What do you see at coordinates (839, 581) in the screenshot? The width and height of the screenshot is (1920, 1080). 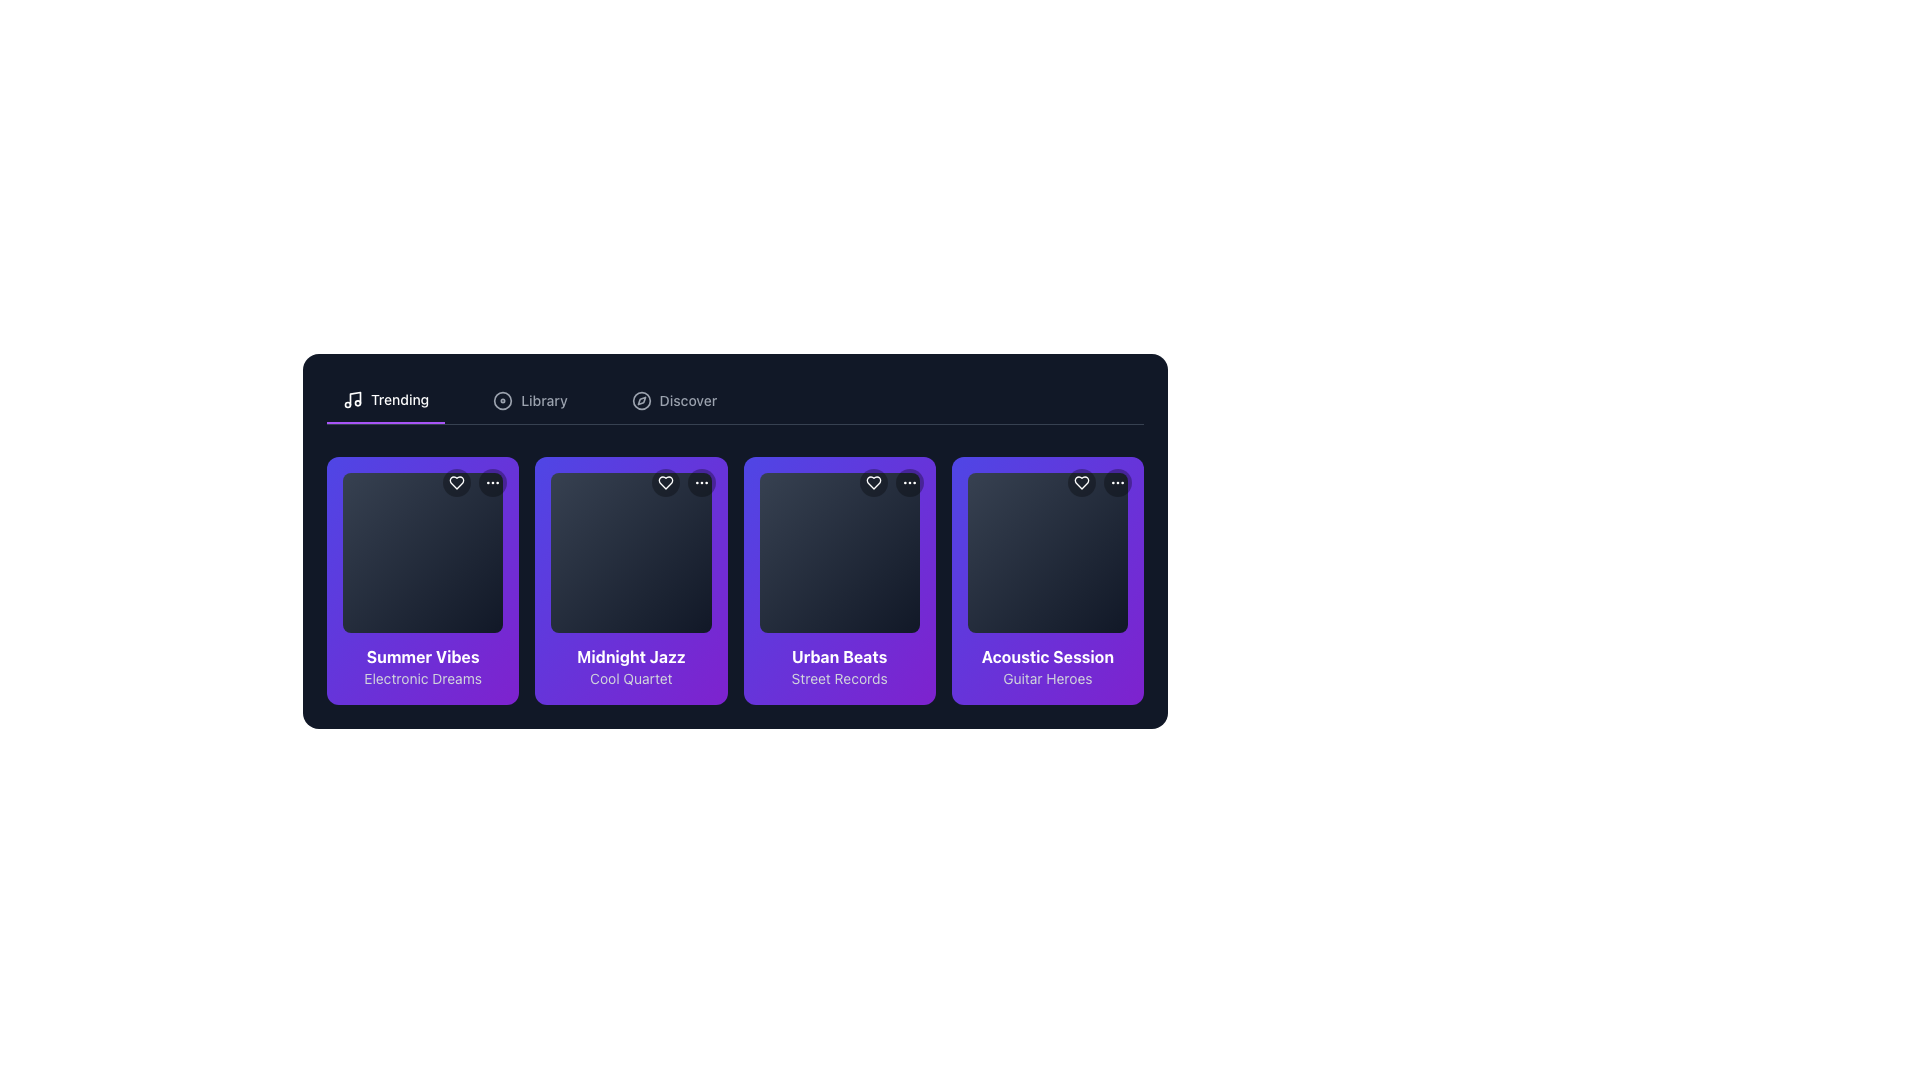 I see `the 'Urban Beats' interactive card with a gradient background in the 'Trending' section` at bounding box center [839, 581].